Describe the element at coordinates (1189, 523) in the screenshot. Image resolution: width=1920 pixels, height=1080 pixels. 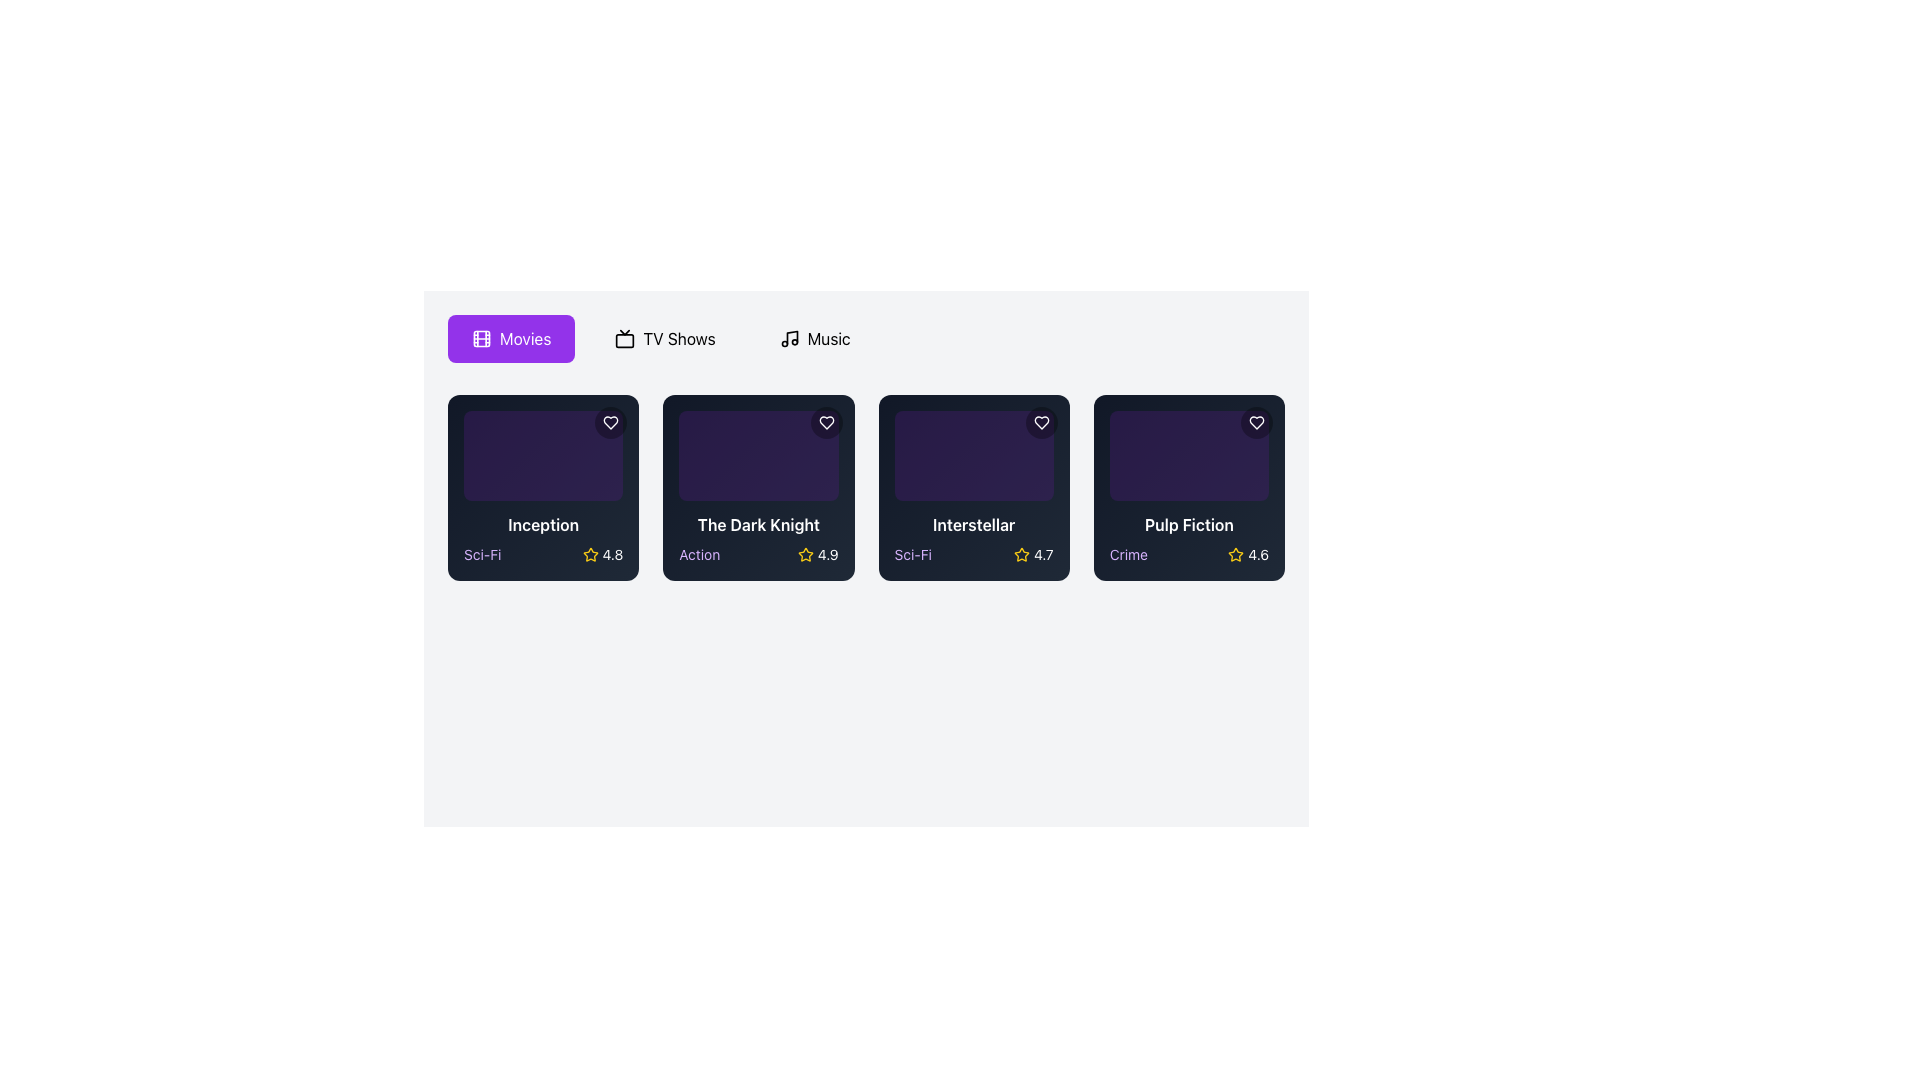
I see `the text label displaying the title 'Pulp Fiction' in white, bold font located at the bottom of the rightmost movie card` at that location.